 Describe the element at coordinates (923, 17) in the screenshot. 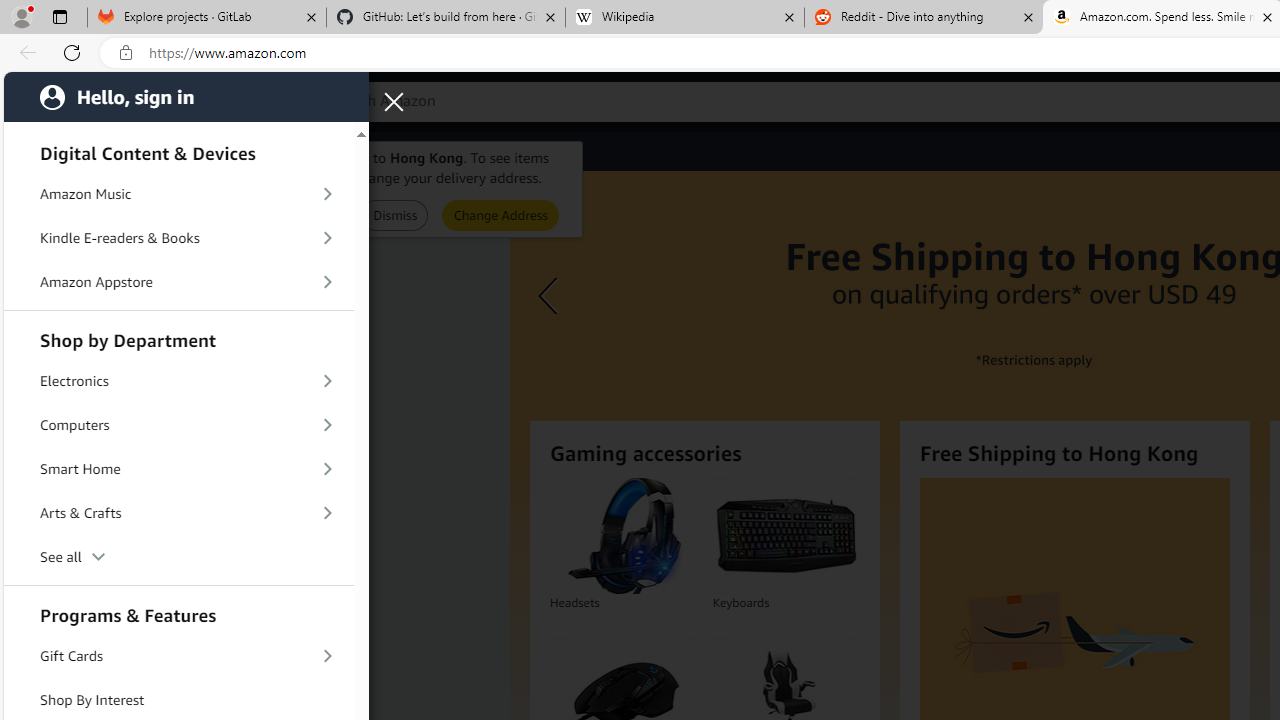

I see `'Reddit - Dive into anything'` at that location.